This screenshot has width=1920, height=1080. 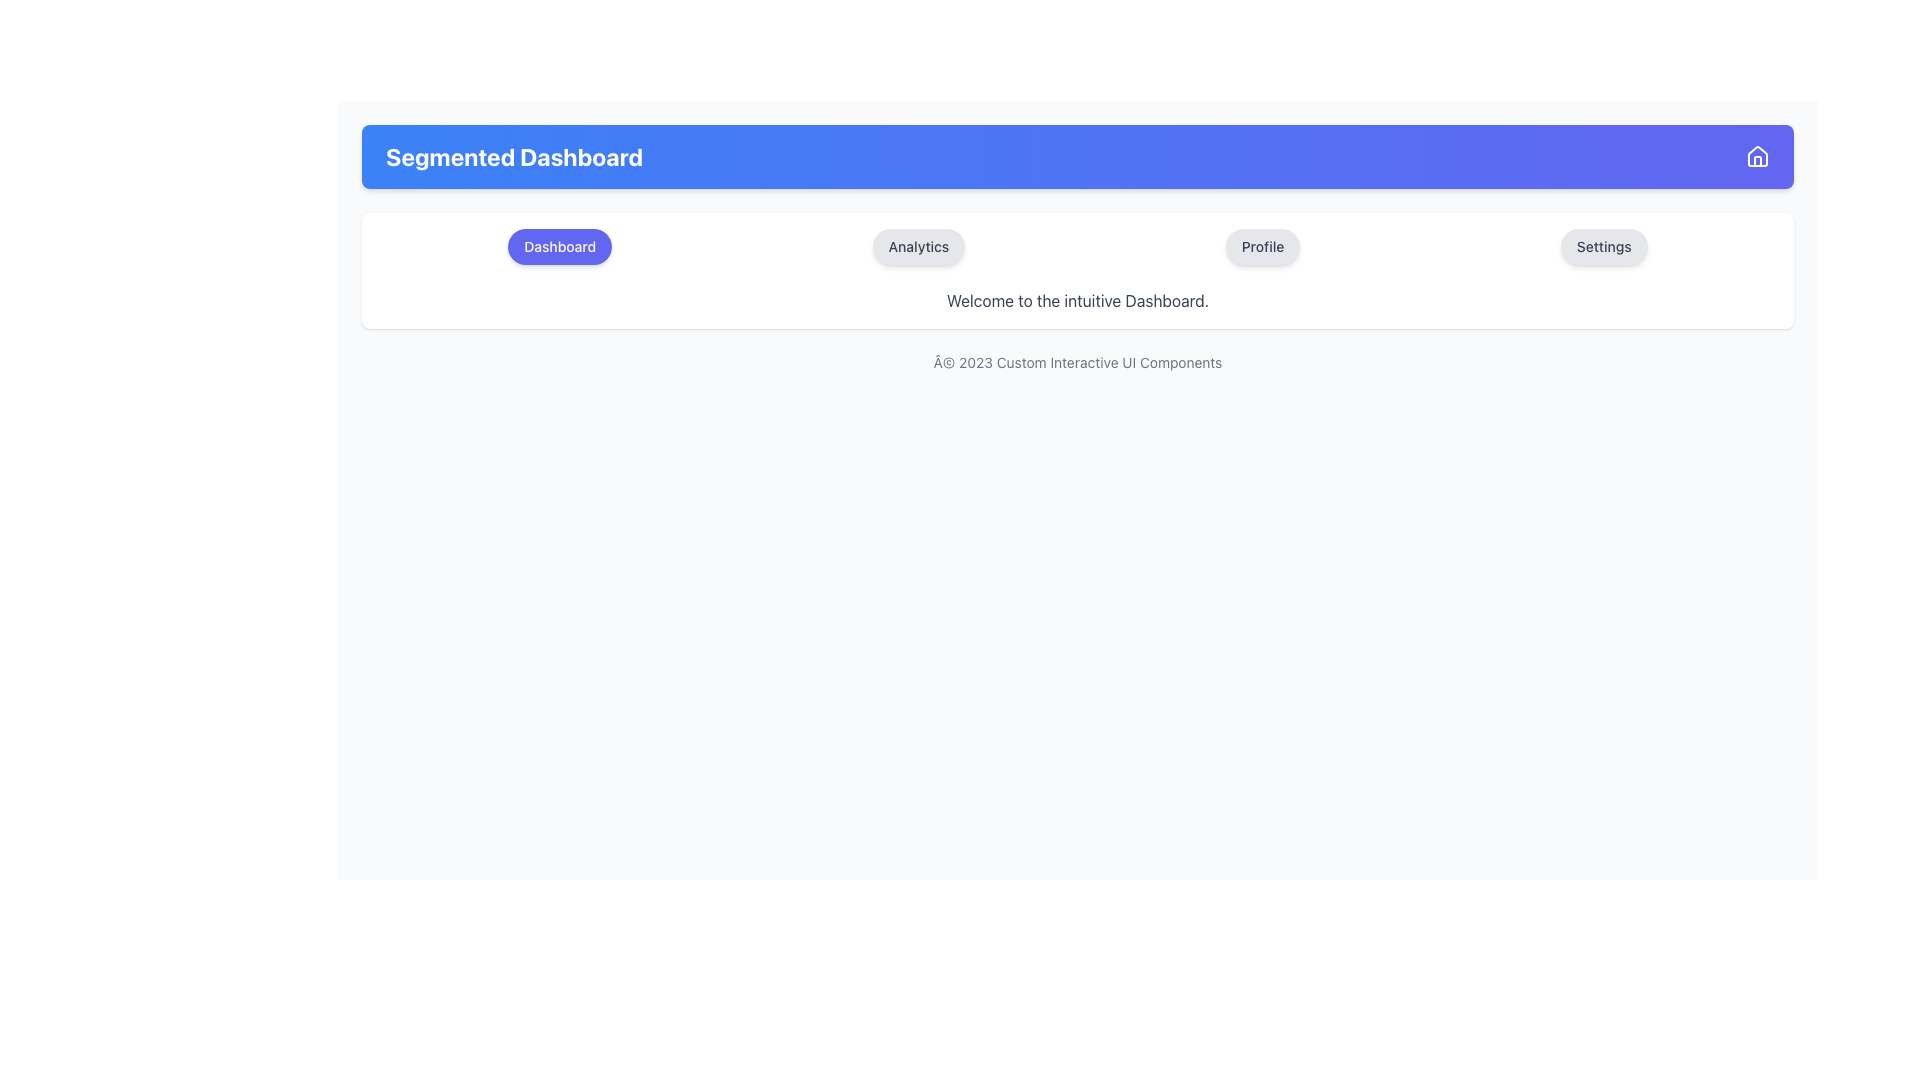 I want to click on the 'Settings' button located in the horizontal menu bar, so click(x=1603, y=245).